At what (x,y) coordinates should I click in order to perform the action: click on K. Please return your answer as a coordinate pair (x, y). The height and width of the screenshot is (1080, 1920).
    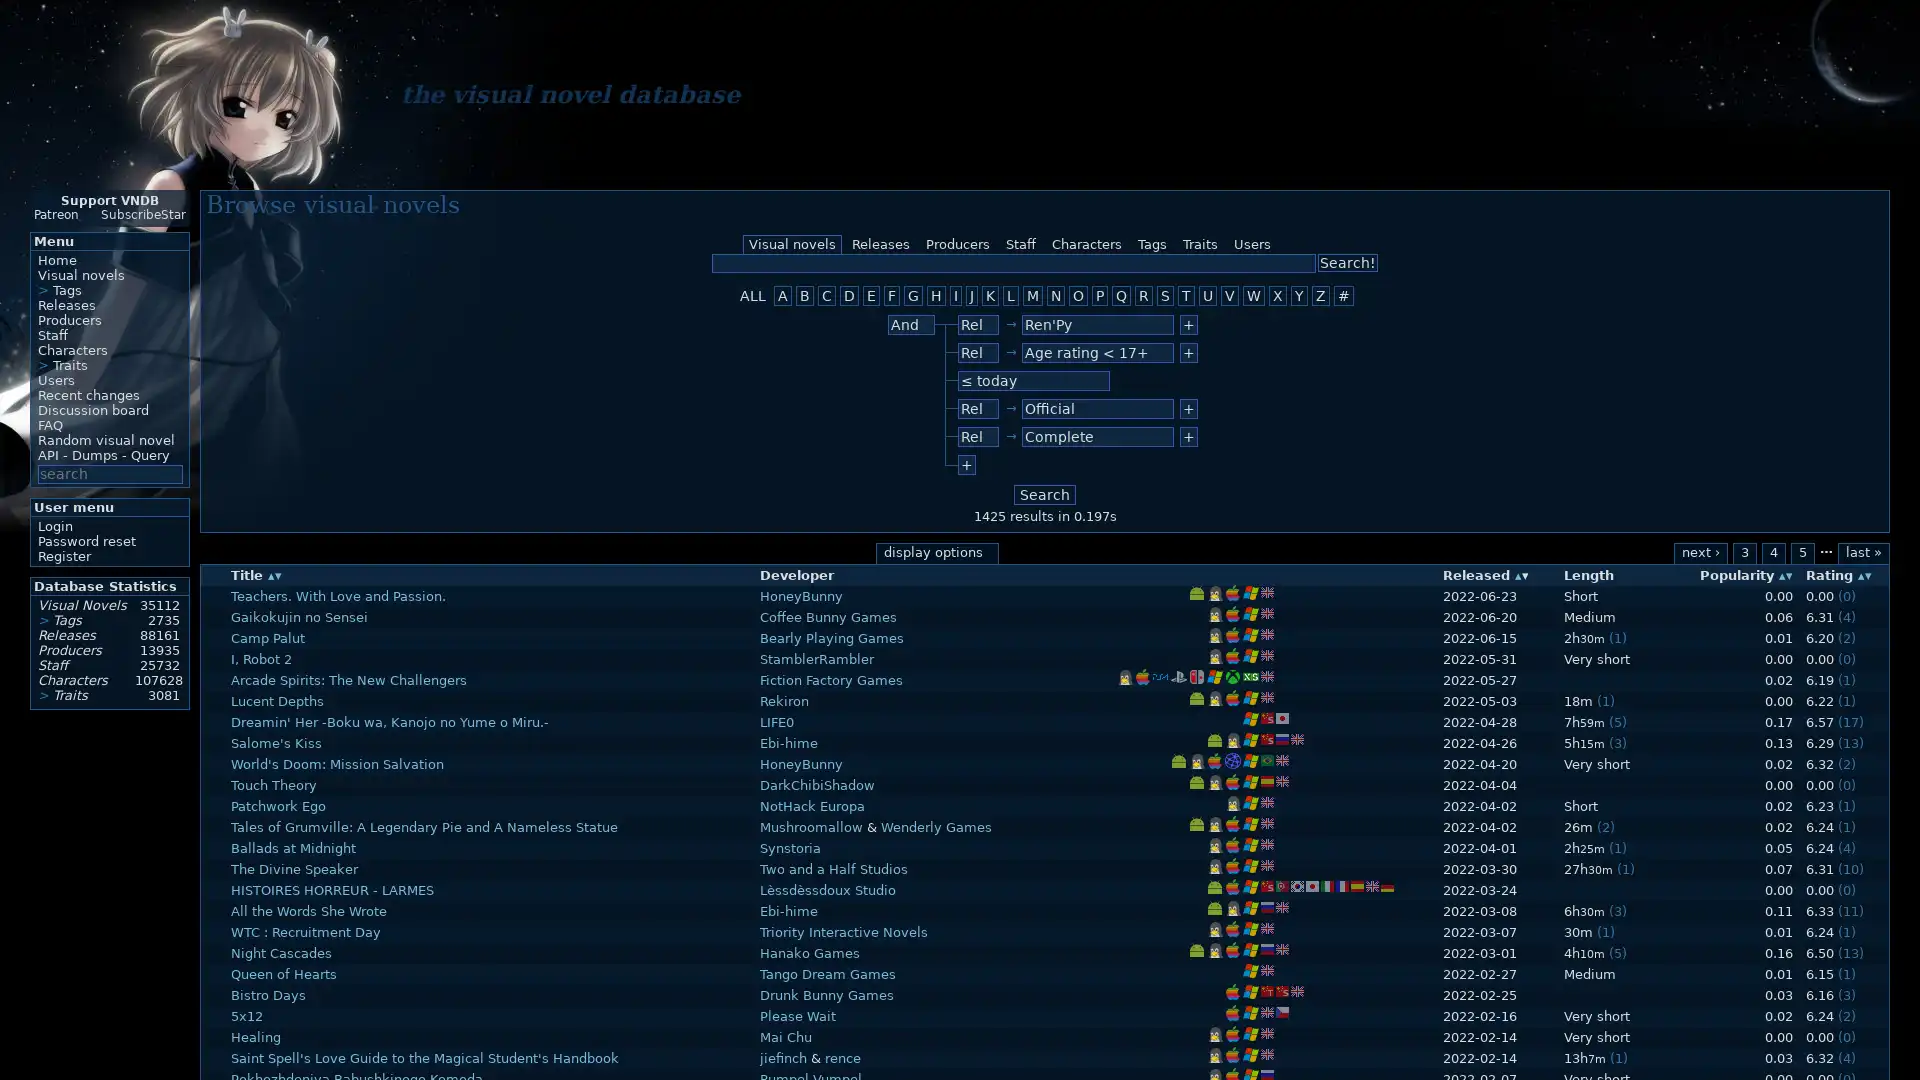
    Looking at the image, I should click on (990, 296).